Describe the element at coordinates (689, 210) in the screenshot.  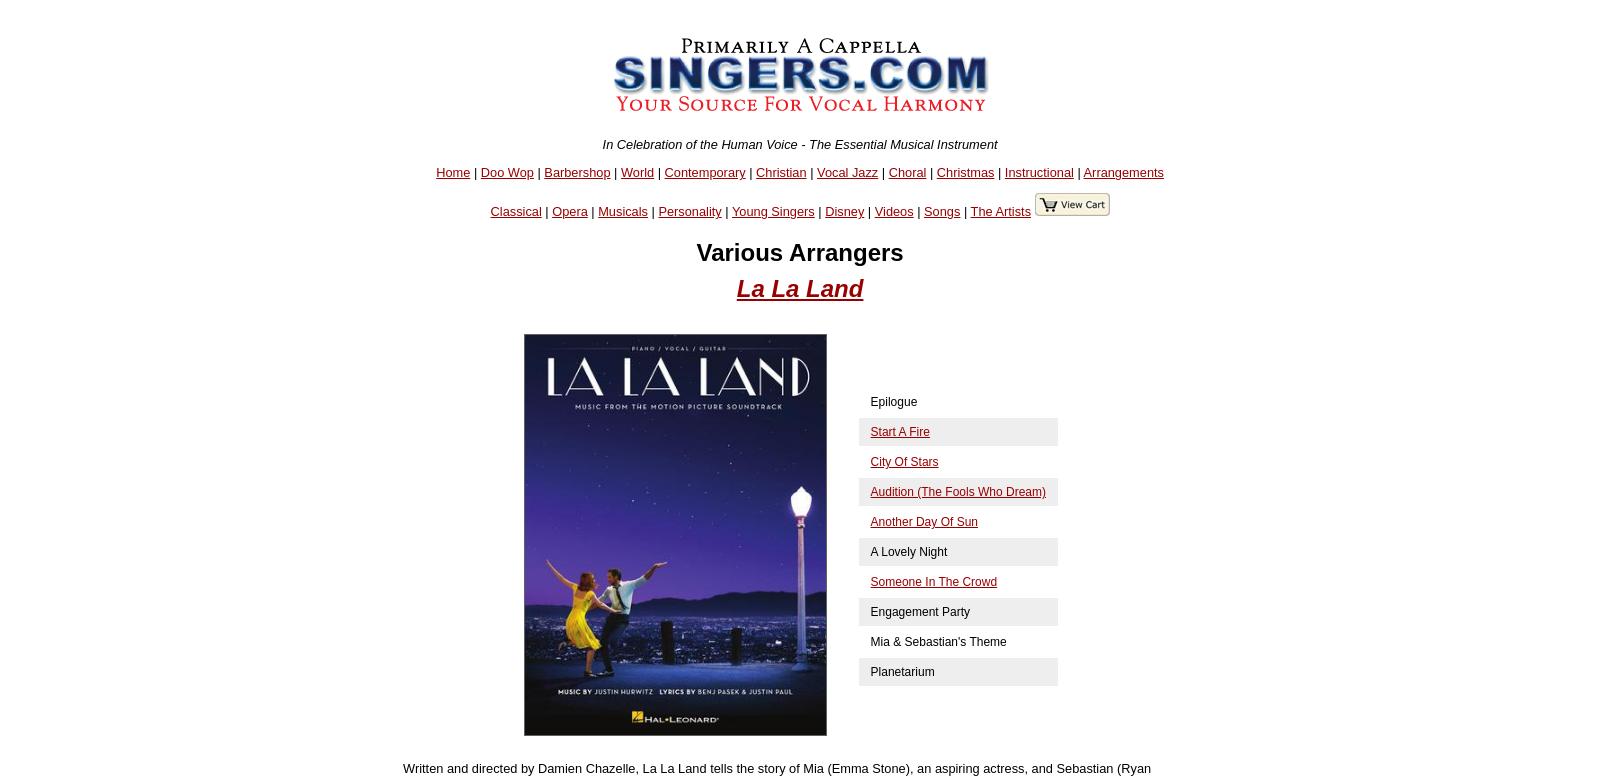
I see `'Personality'` at that location.